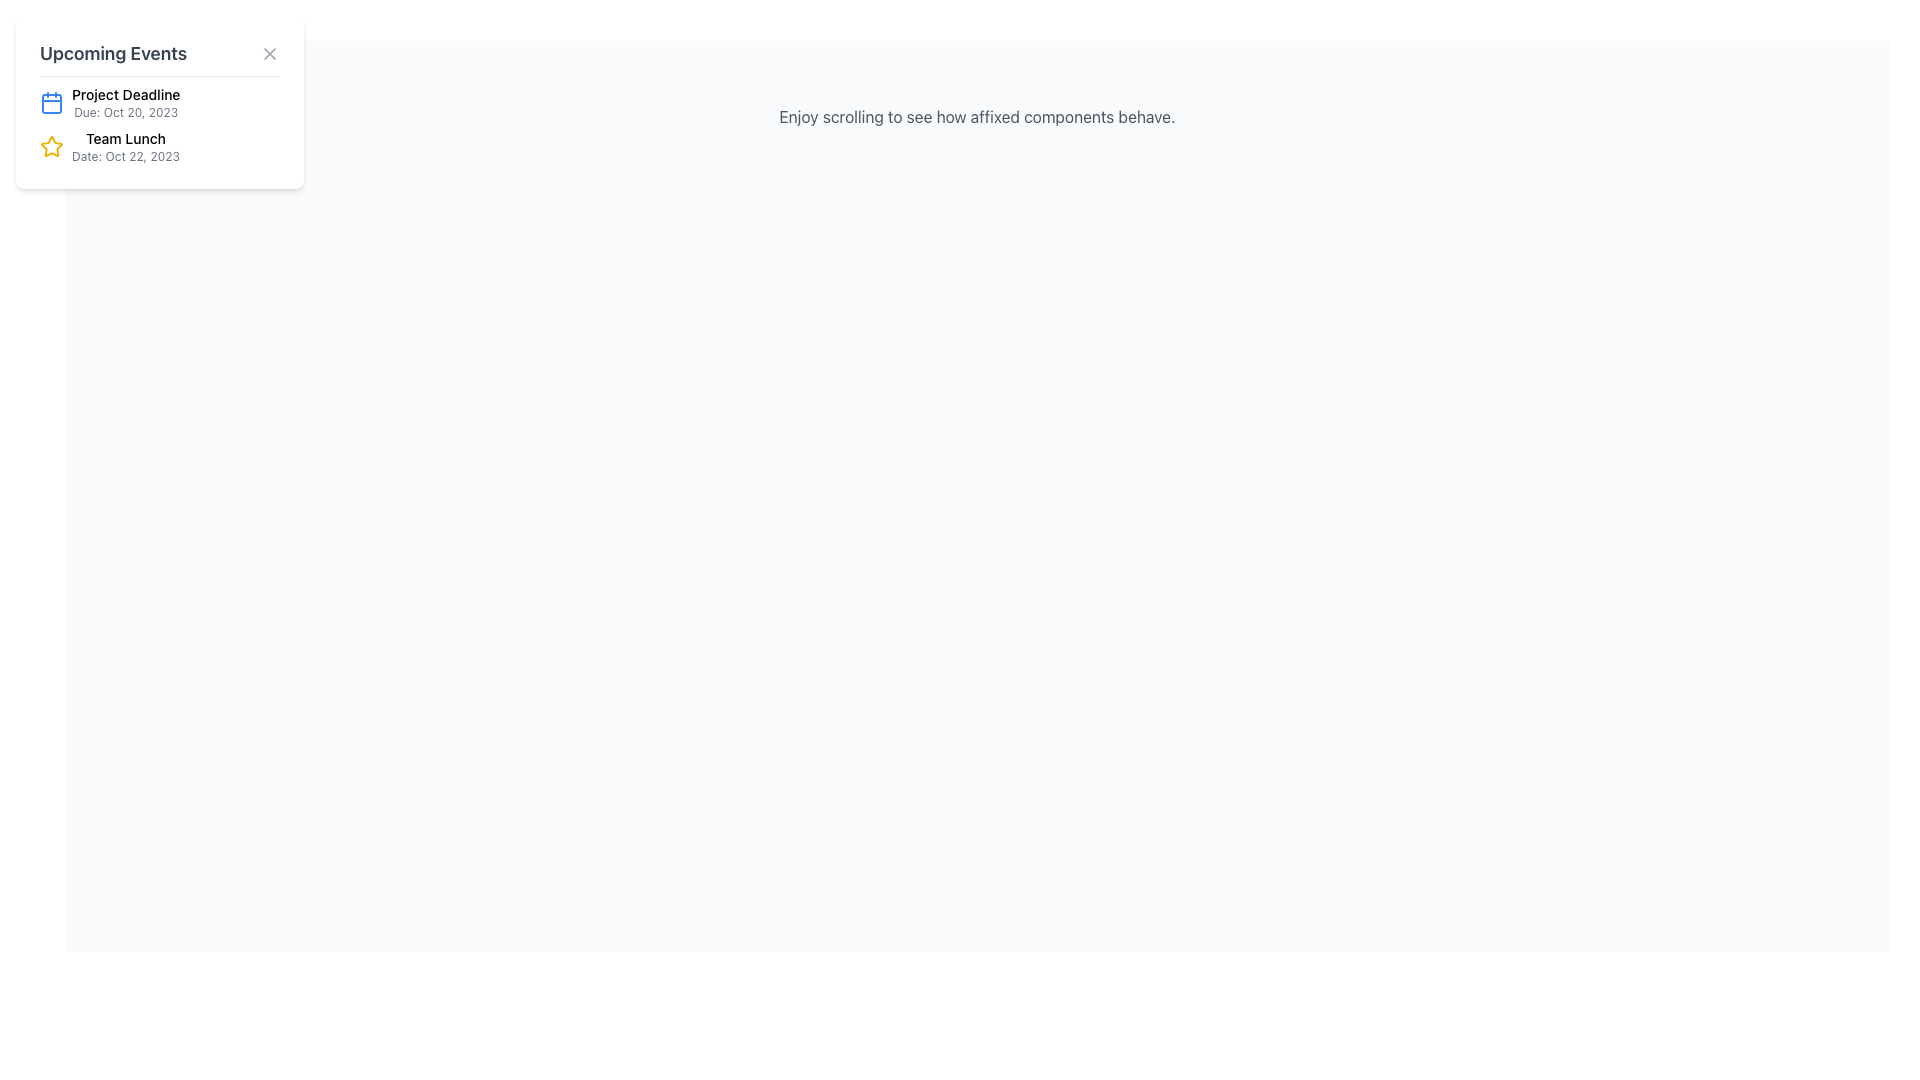 The height and width of the screenshot is (1080, 1920). What do you see at coordinates (158, 145) in the screenshot?
I see `the list item labeled 'Team Lunch' that features a yellow star icon and displays the date 'Oct 22, 2023' beneath the entry 'Project Deadline'` at bounding box center [158, 145].